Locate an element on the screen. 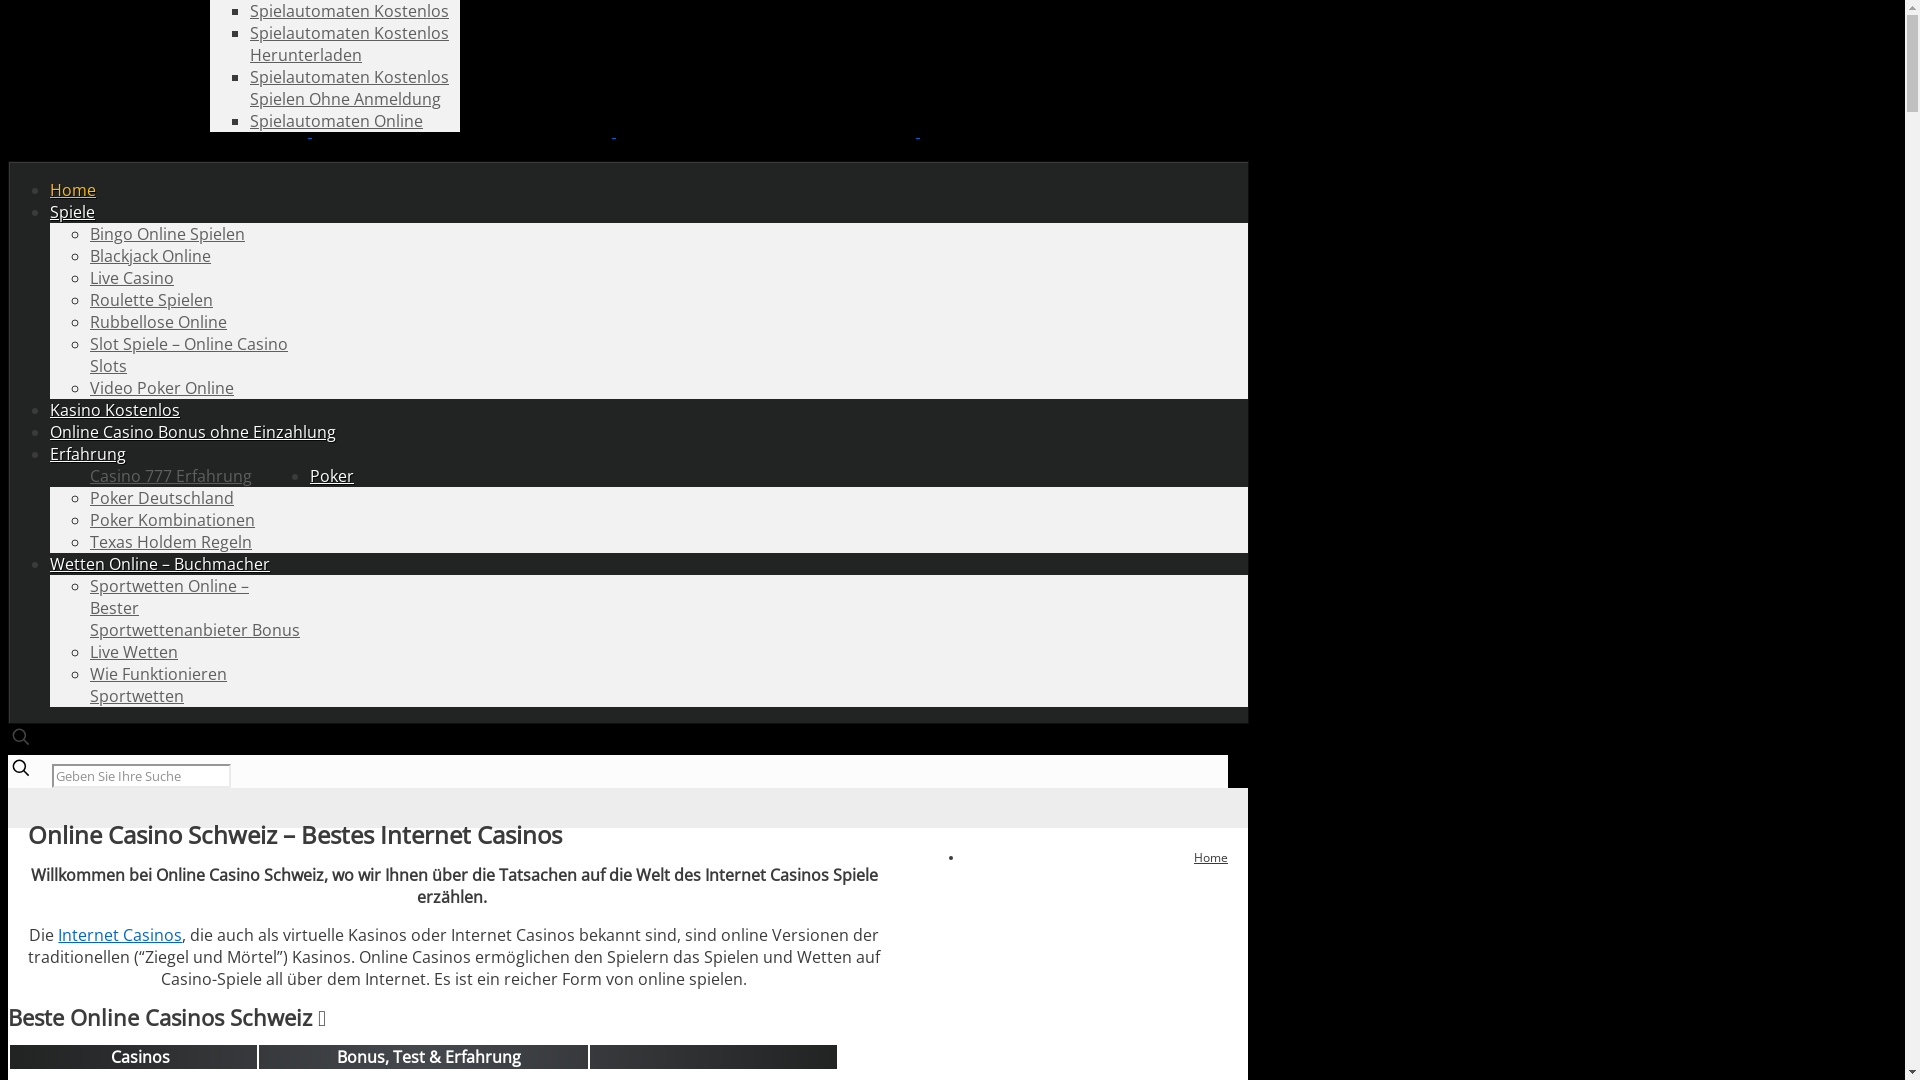  'Live Casino' is located at coordinates (131, 277).